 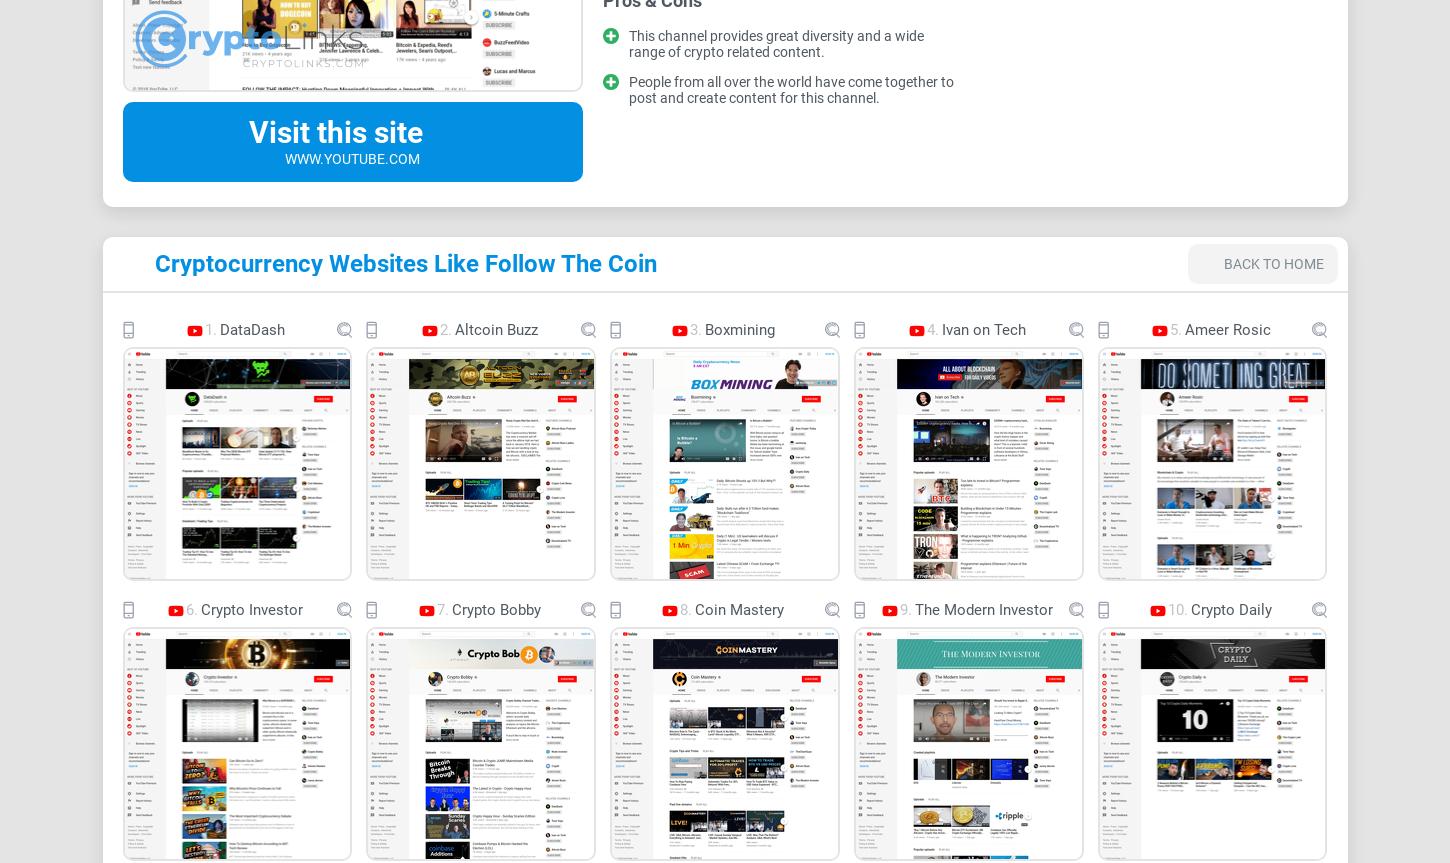 I want to click on 'BACK TO HOME', so click(x=1272, y=262).